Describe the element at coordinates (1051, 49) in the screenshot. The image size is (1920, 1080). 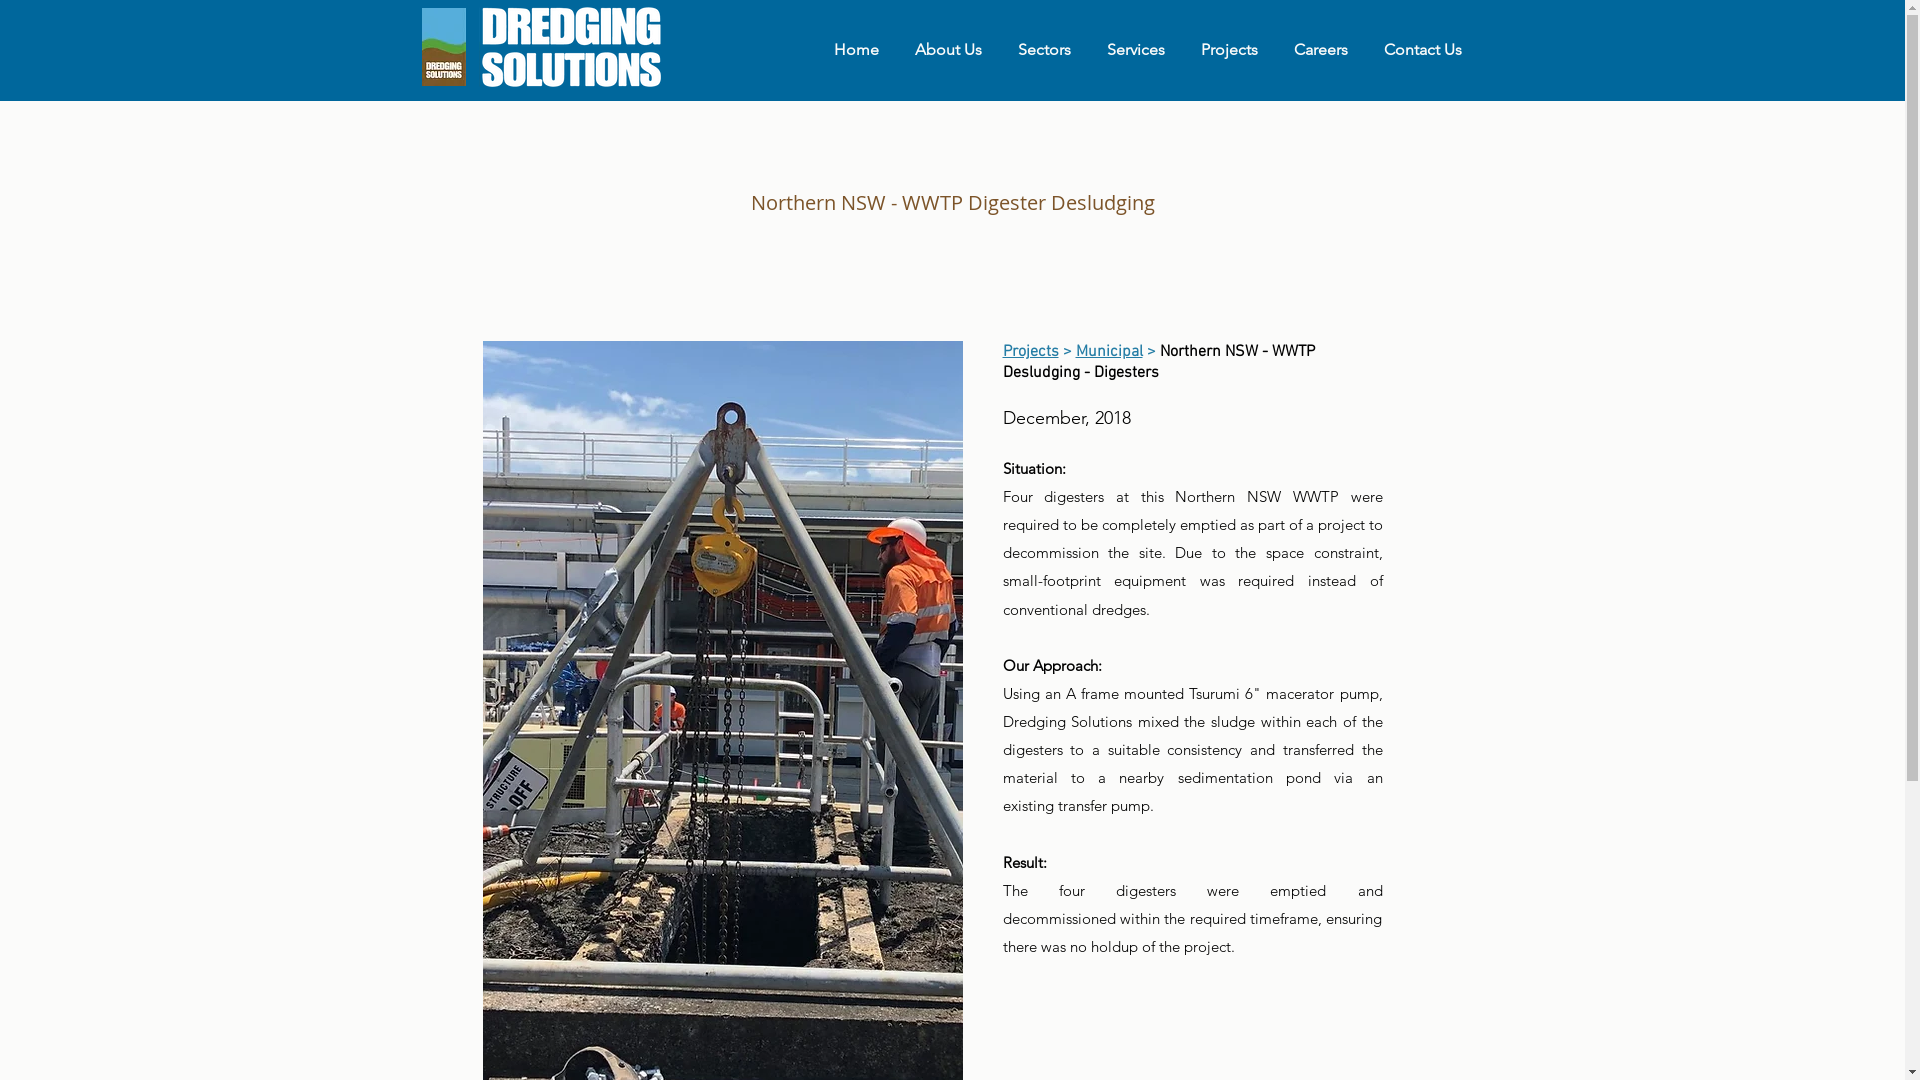
I see `'Sectors'` at that location.